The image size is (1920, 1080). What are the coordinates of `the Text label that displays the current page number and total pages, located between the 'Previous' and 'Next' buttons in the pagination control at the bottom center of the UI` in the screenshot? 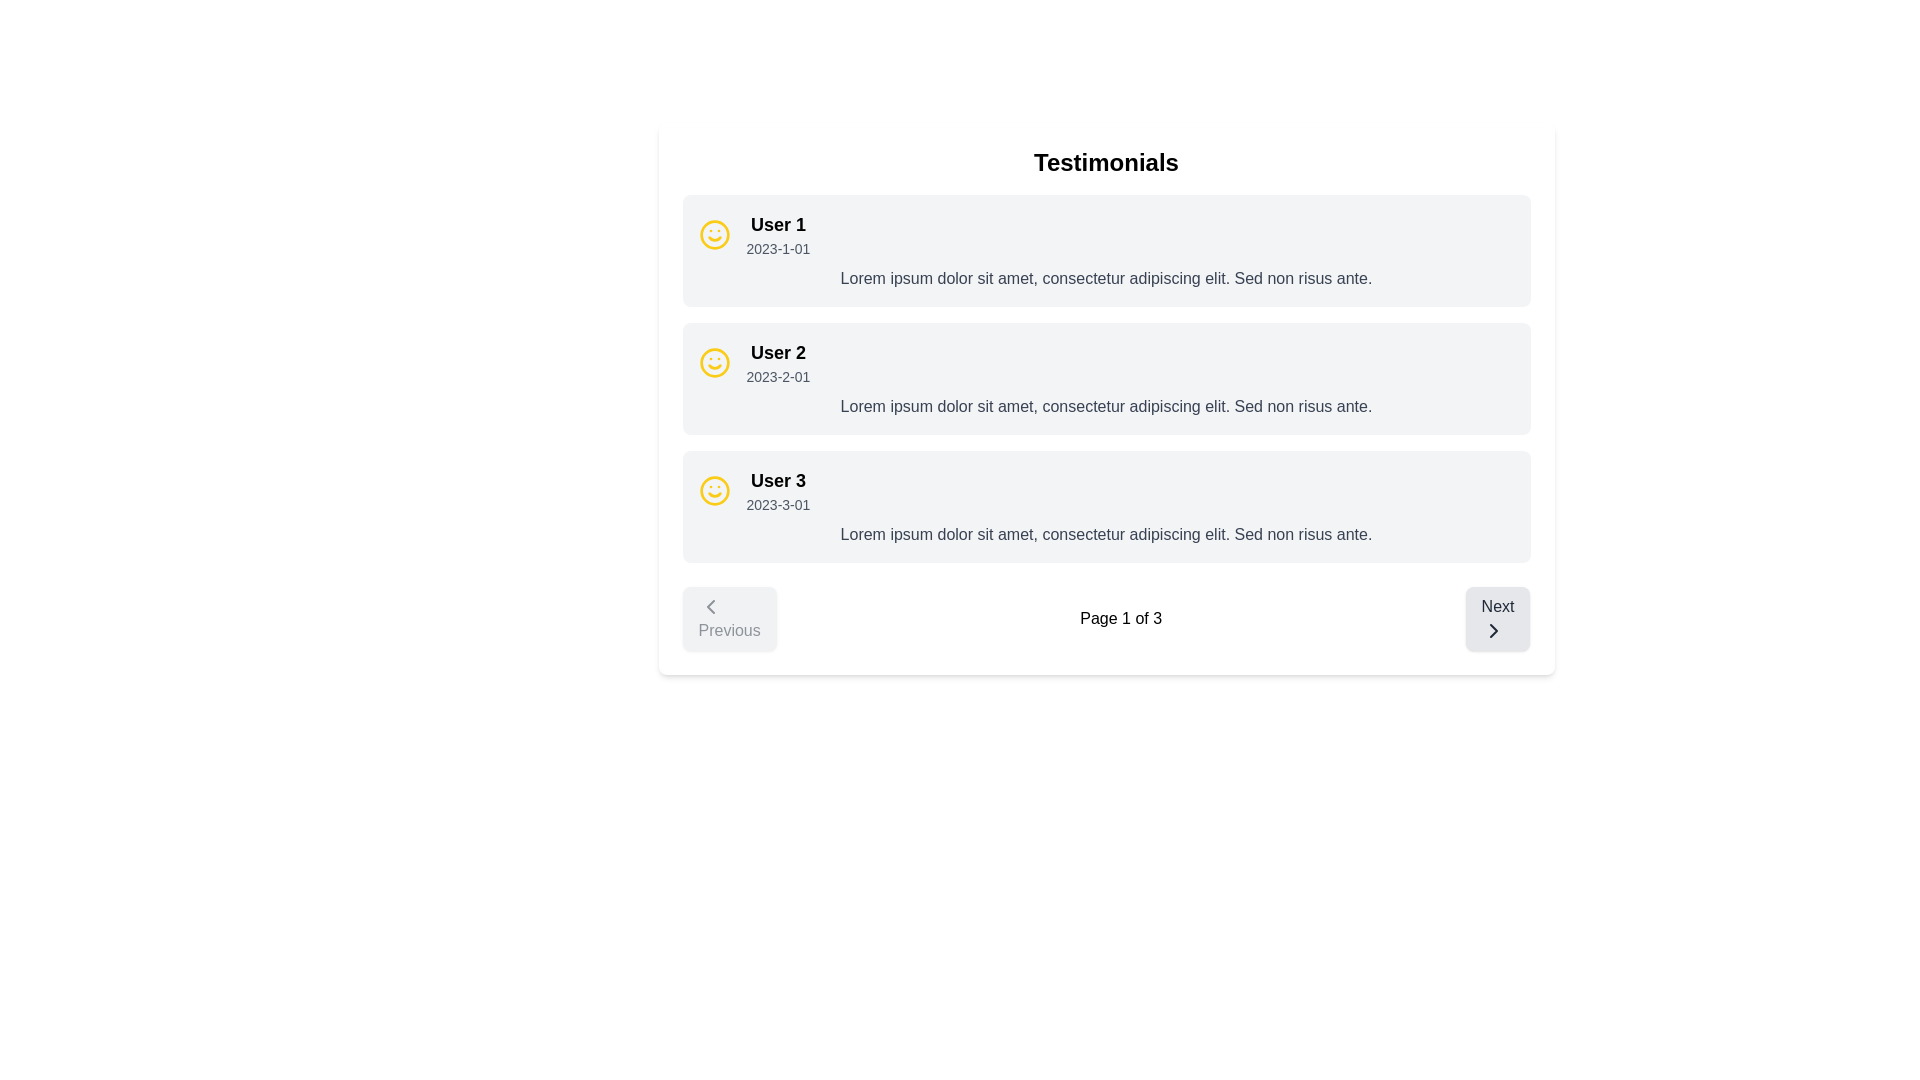 It's located at (1121, 617).